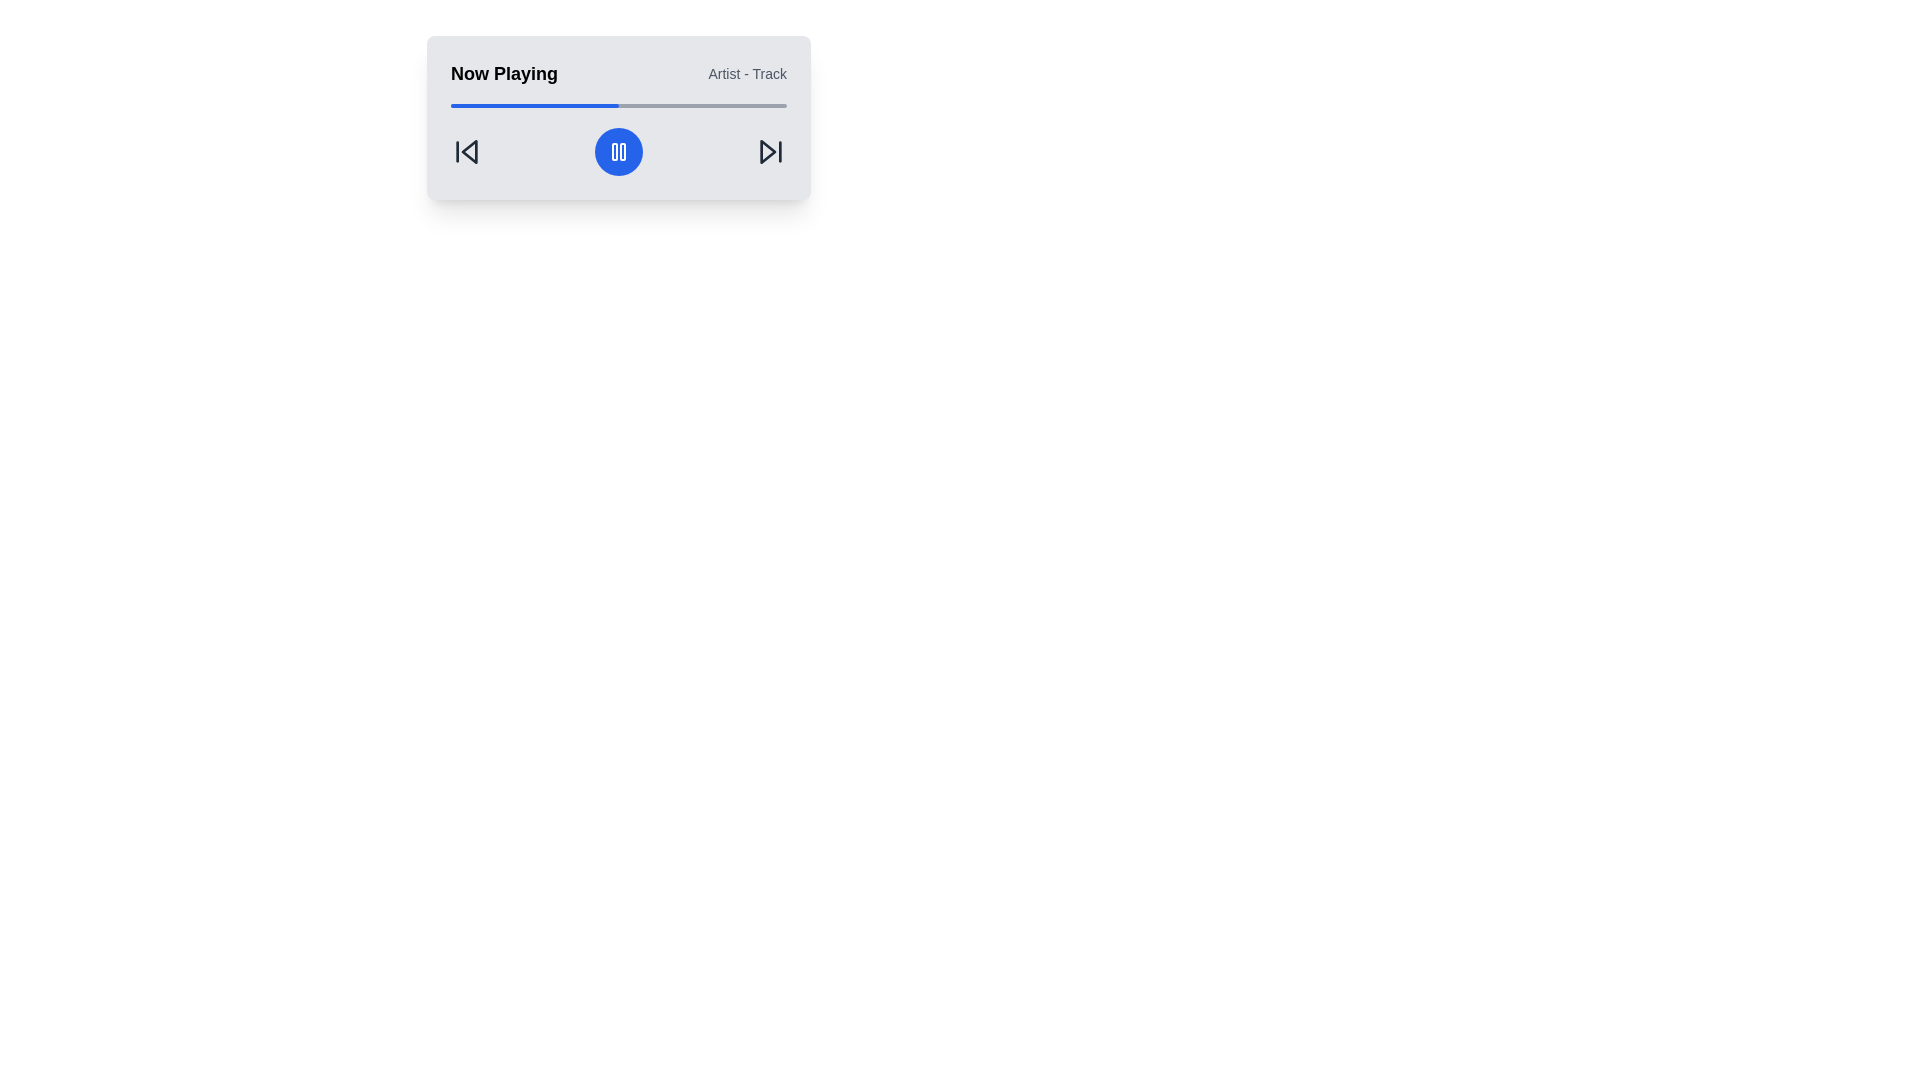 The height and width of the screenshot is (1080, 1920). I want to click on the progress of the bar, so click(627, 105).